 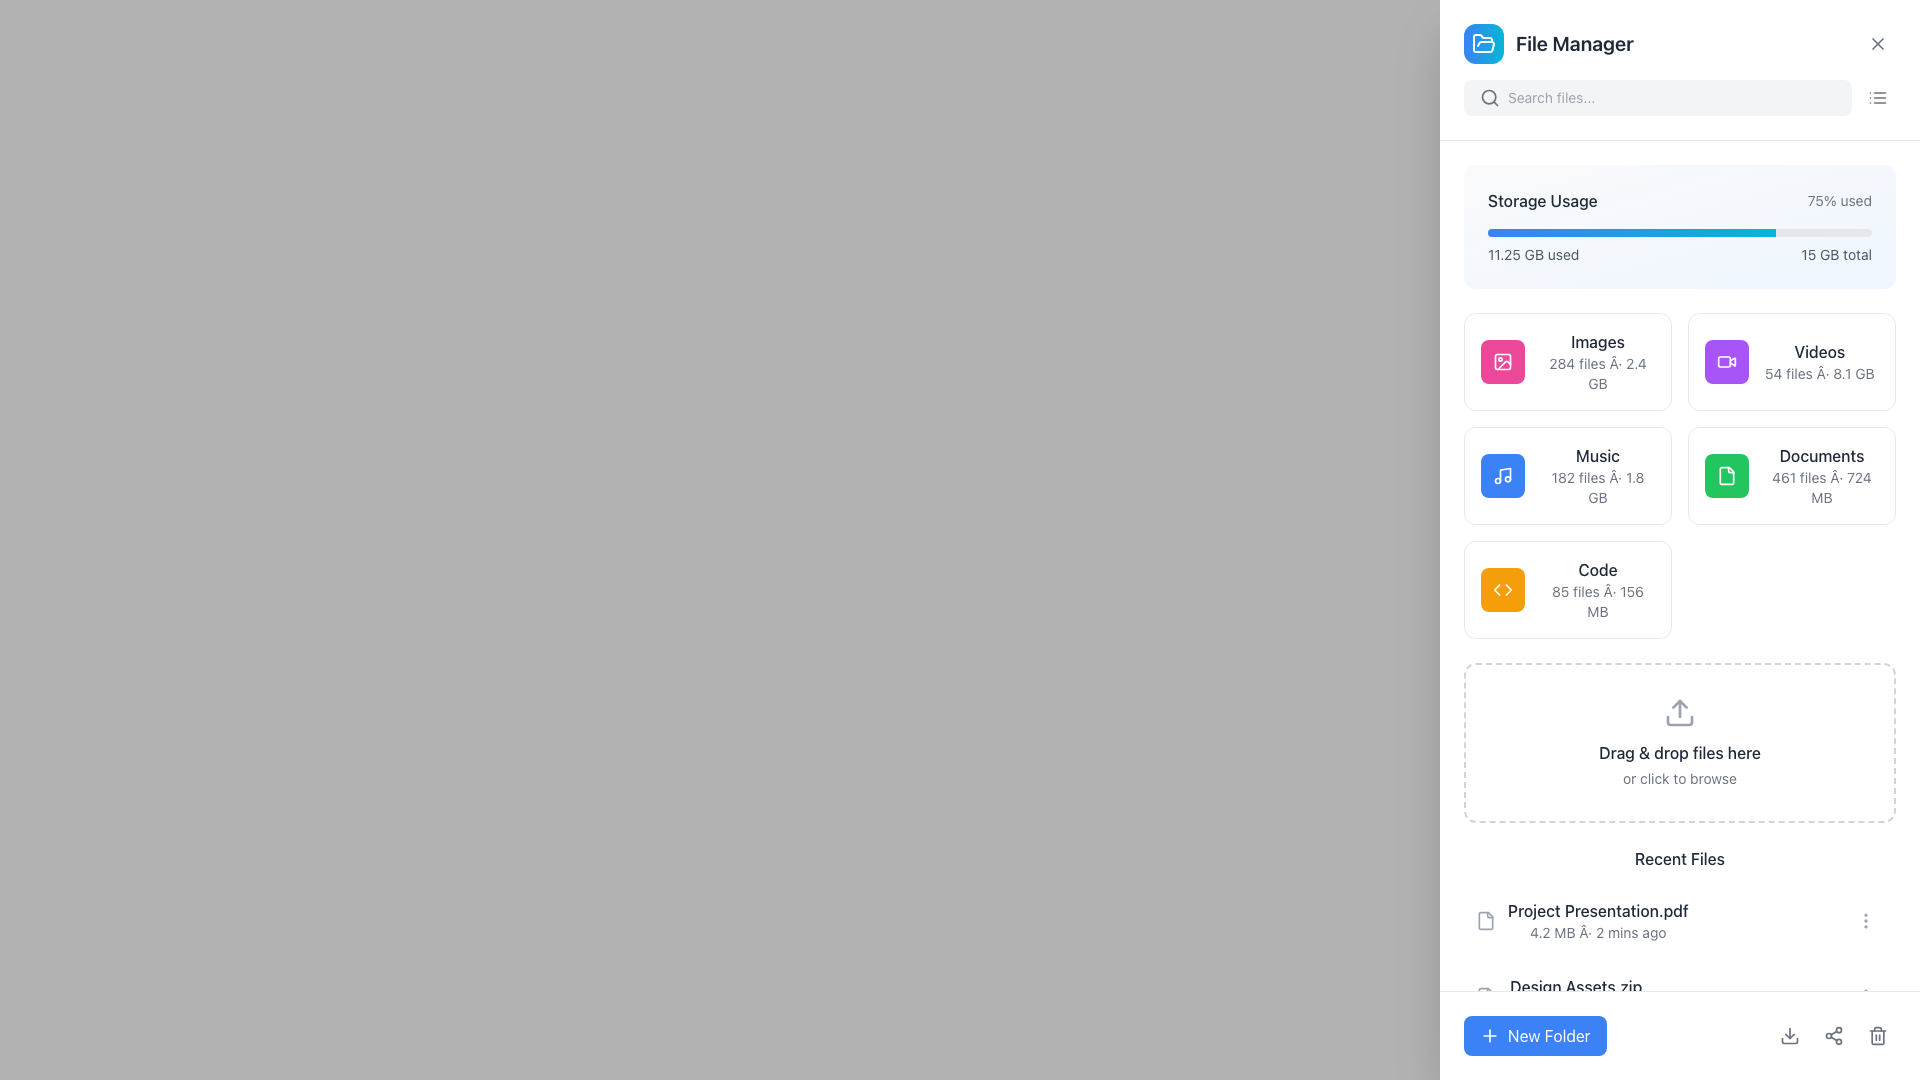 I want to click on the file icon representing 'Project Presentation.pdf' located in the 'Recent Files' section, which is the first component in its horizontal group, so click(x=1486, y=921).